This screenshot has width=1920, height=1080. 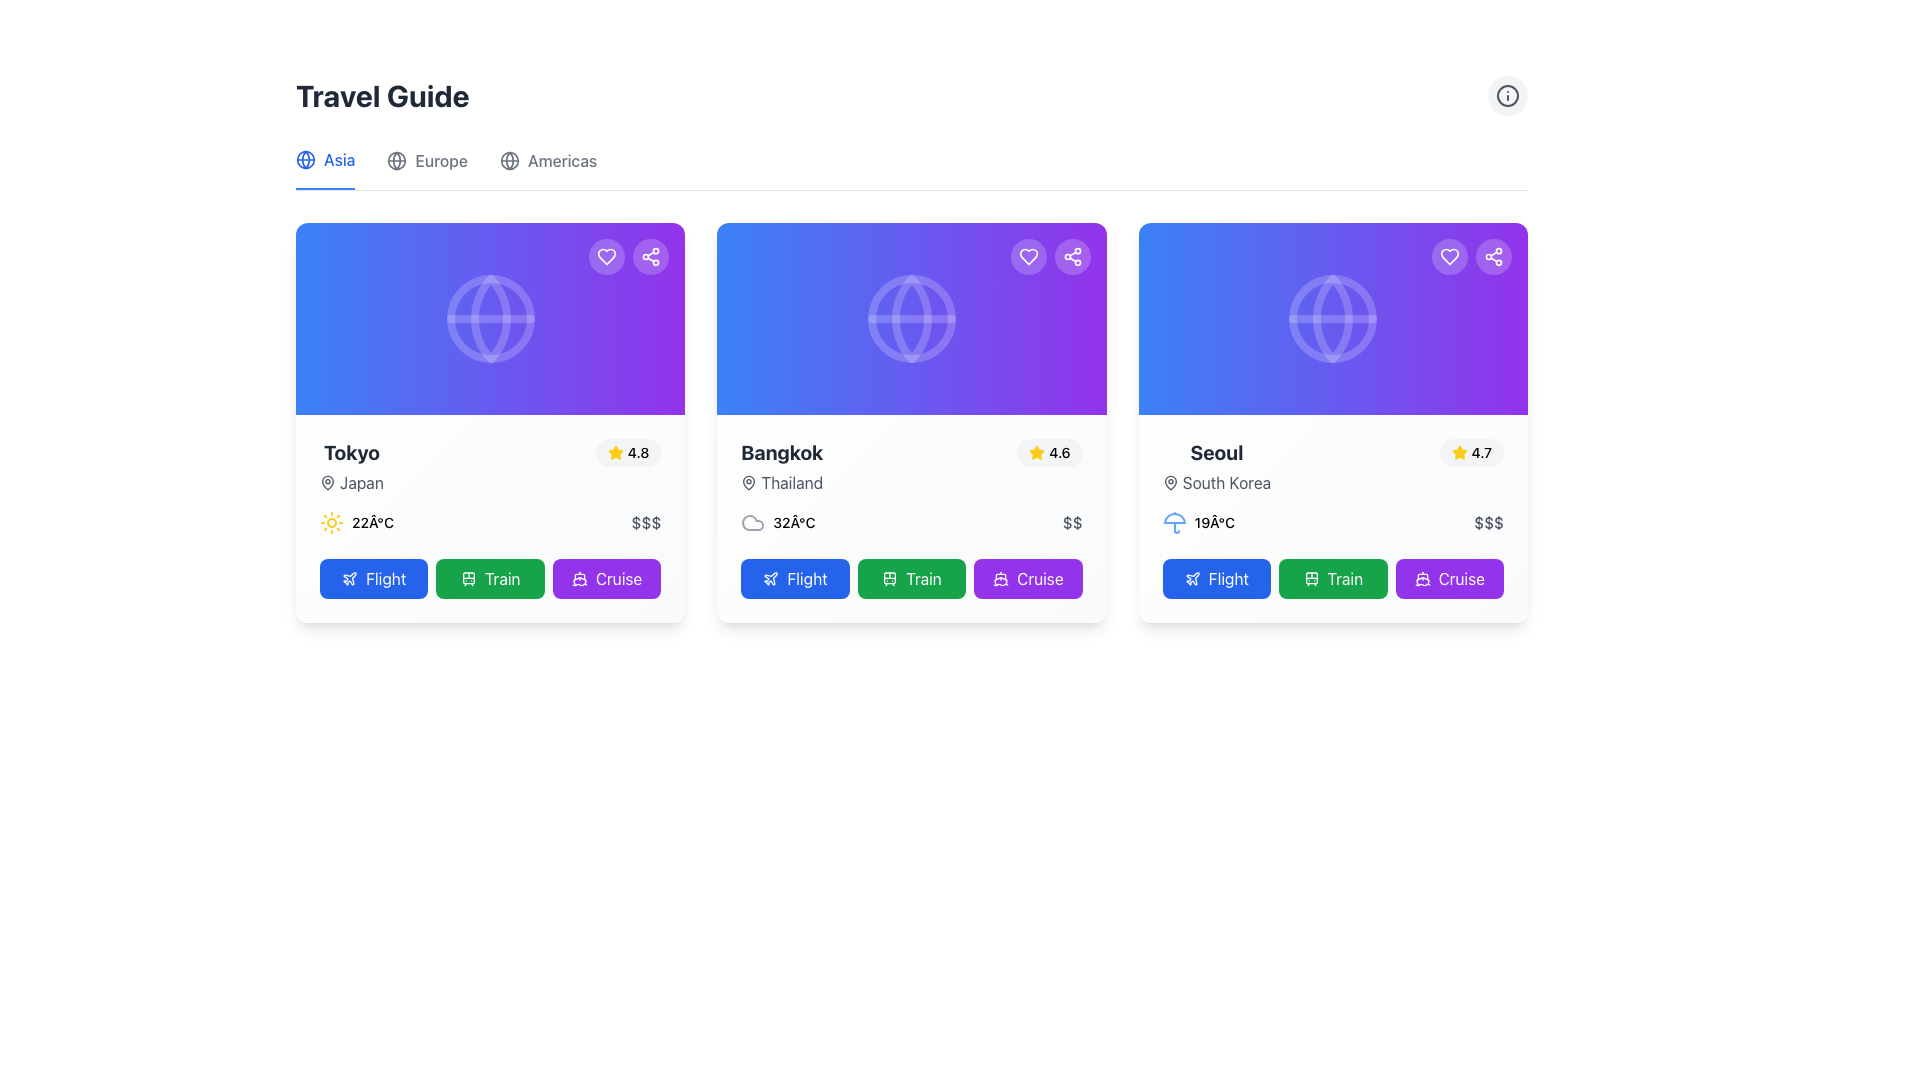 I want to click on the circular outline element of the SVG globe illustration, located in the purple area above the 'Tokyo' card, centered below the 'Asia' text, so click(x=490, y=318).